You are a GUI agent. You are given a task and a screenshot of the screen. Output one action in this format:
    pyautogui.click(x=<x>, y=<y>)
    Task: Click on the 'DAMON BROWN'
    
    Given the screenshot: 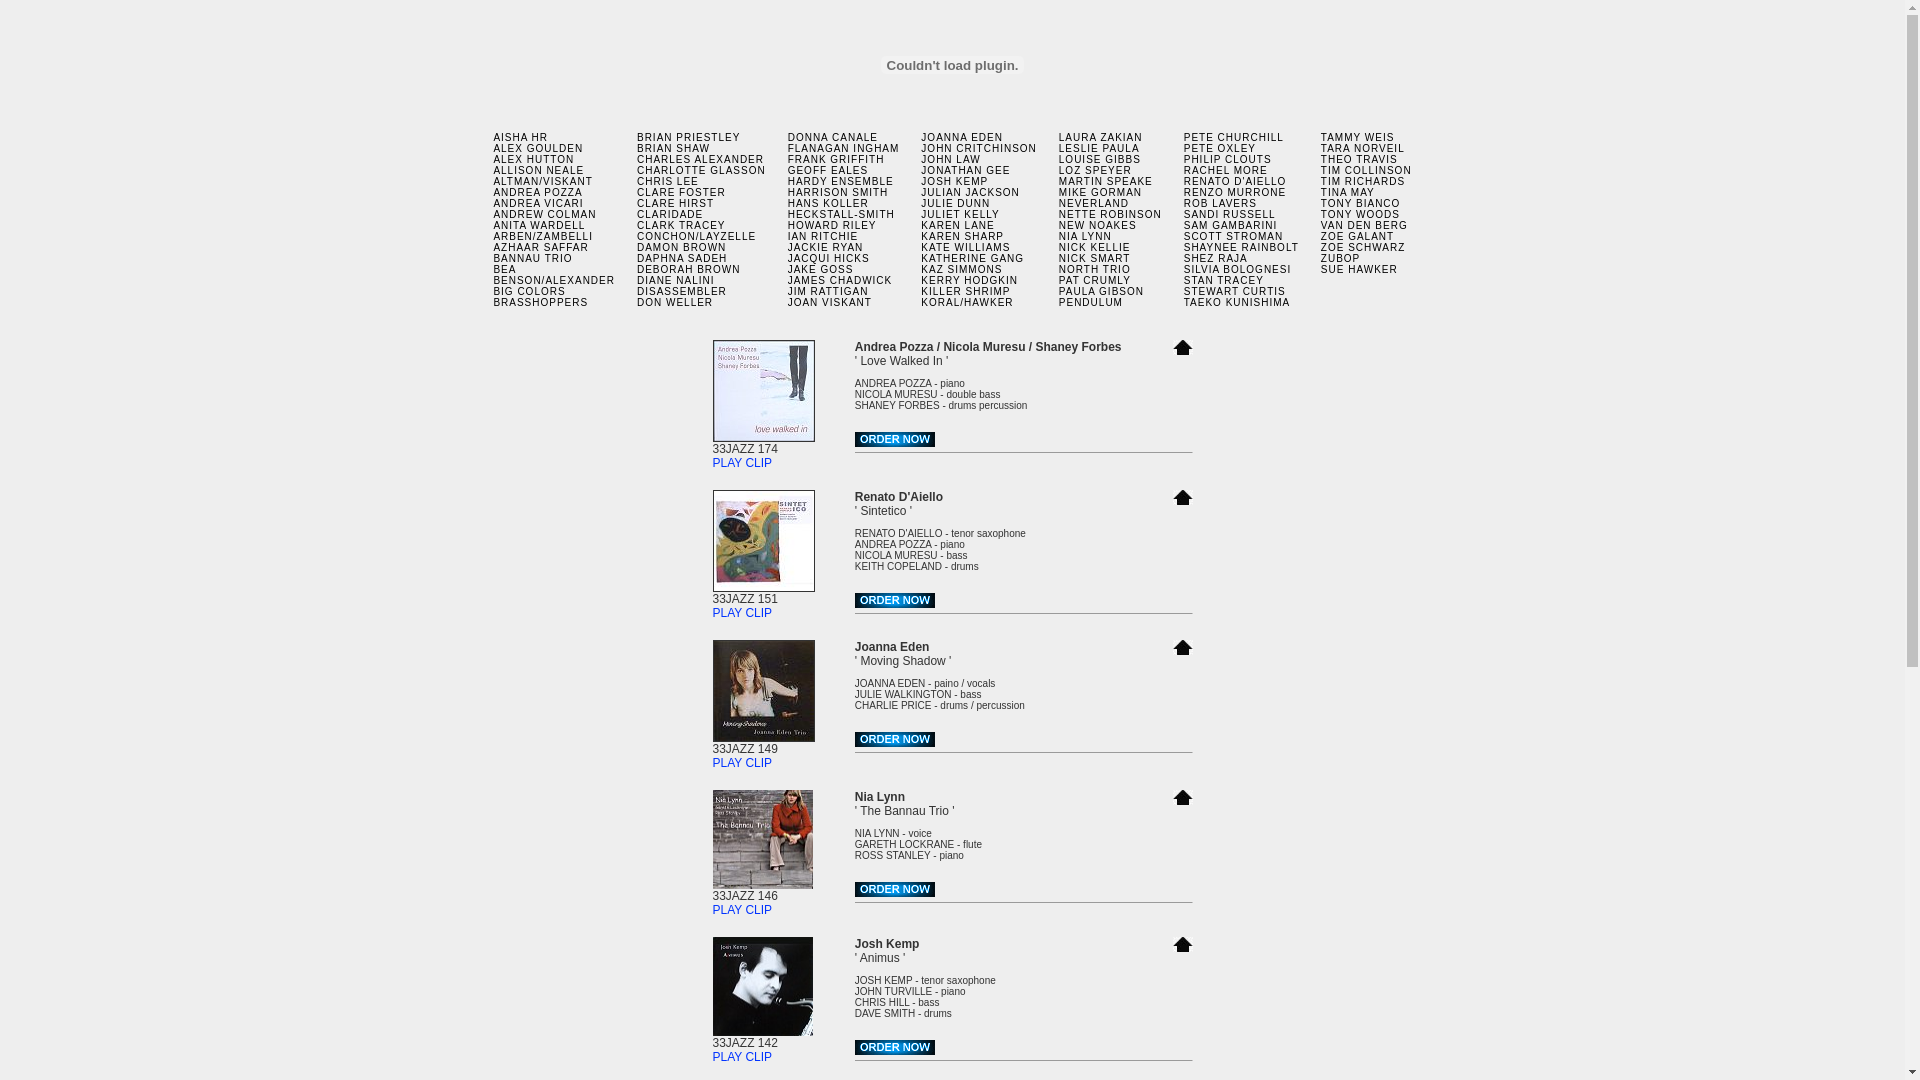 What is the action you would take?
    pyautogui.click(x=681, y=246)
    